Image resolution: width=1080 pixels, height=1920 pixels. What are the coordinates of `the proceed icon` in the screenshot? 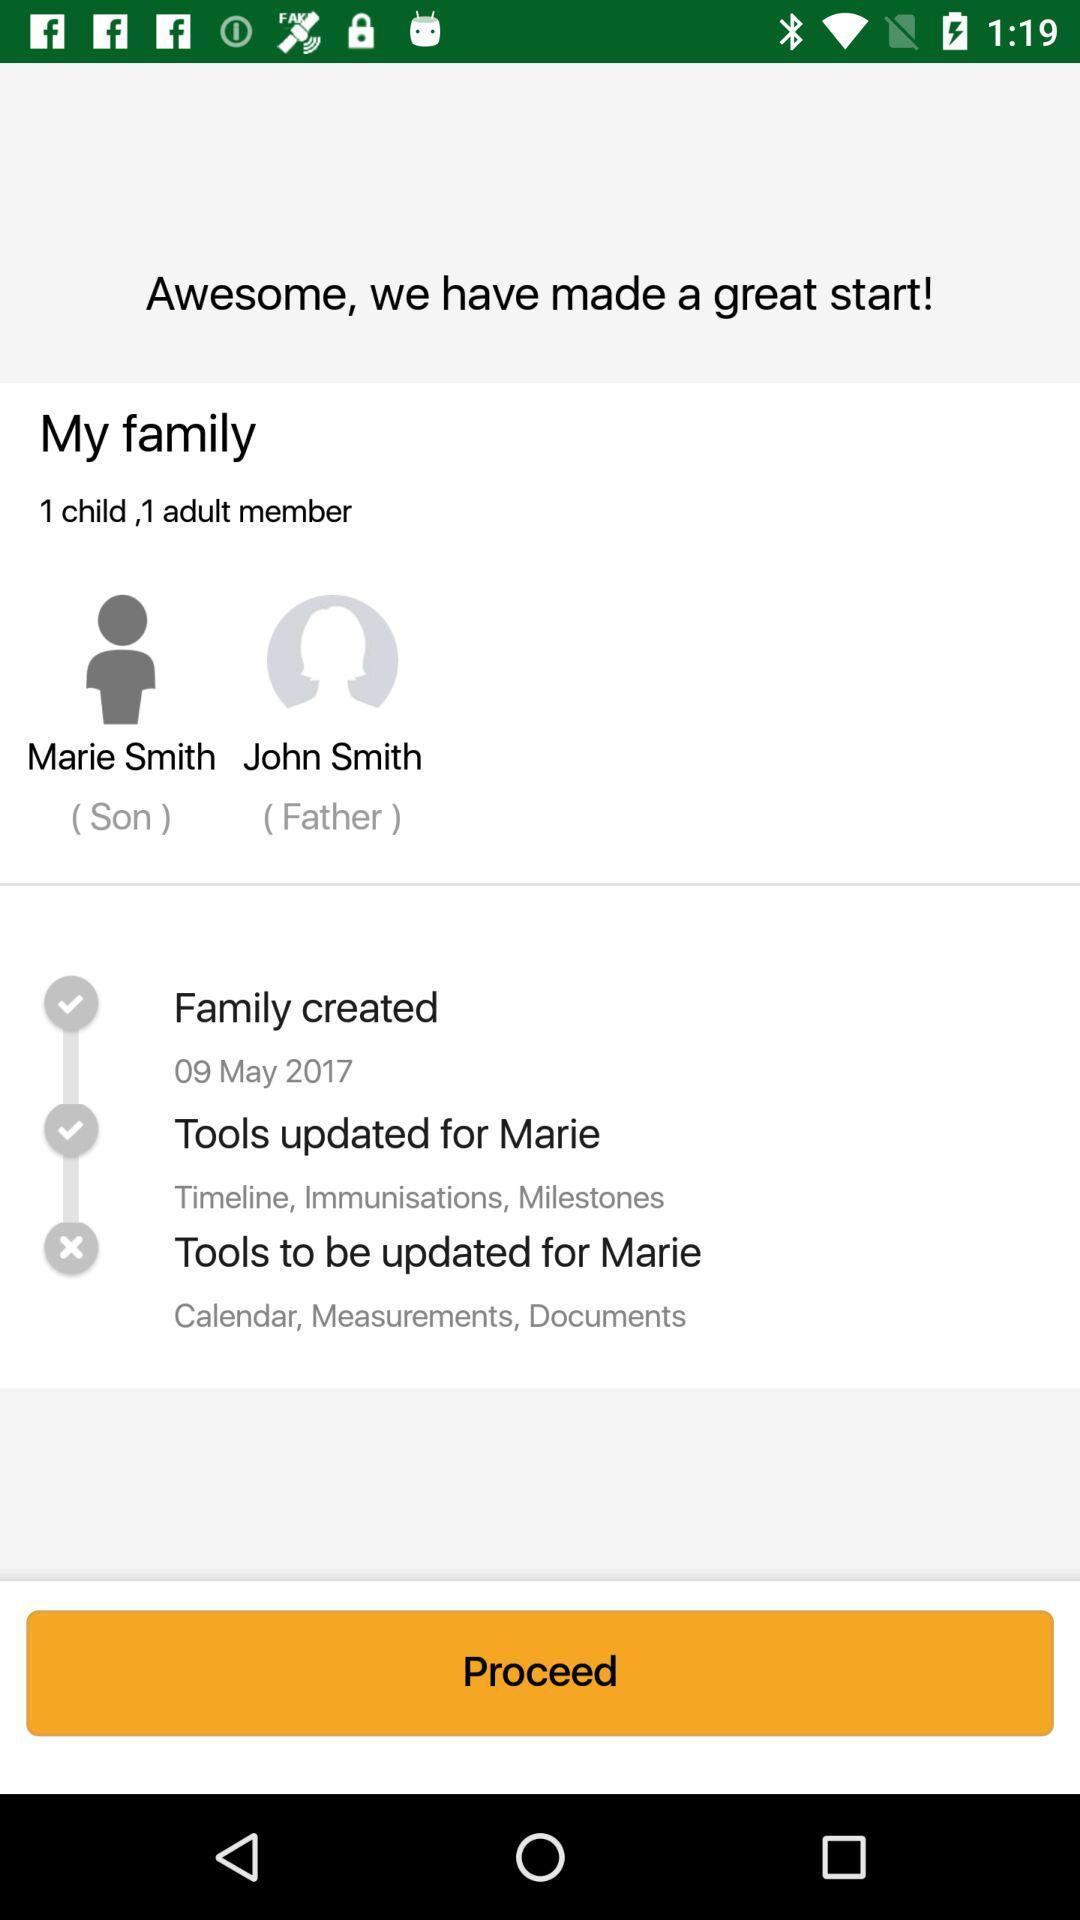 It's located at (540, 1673).